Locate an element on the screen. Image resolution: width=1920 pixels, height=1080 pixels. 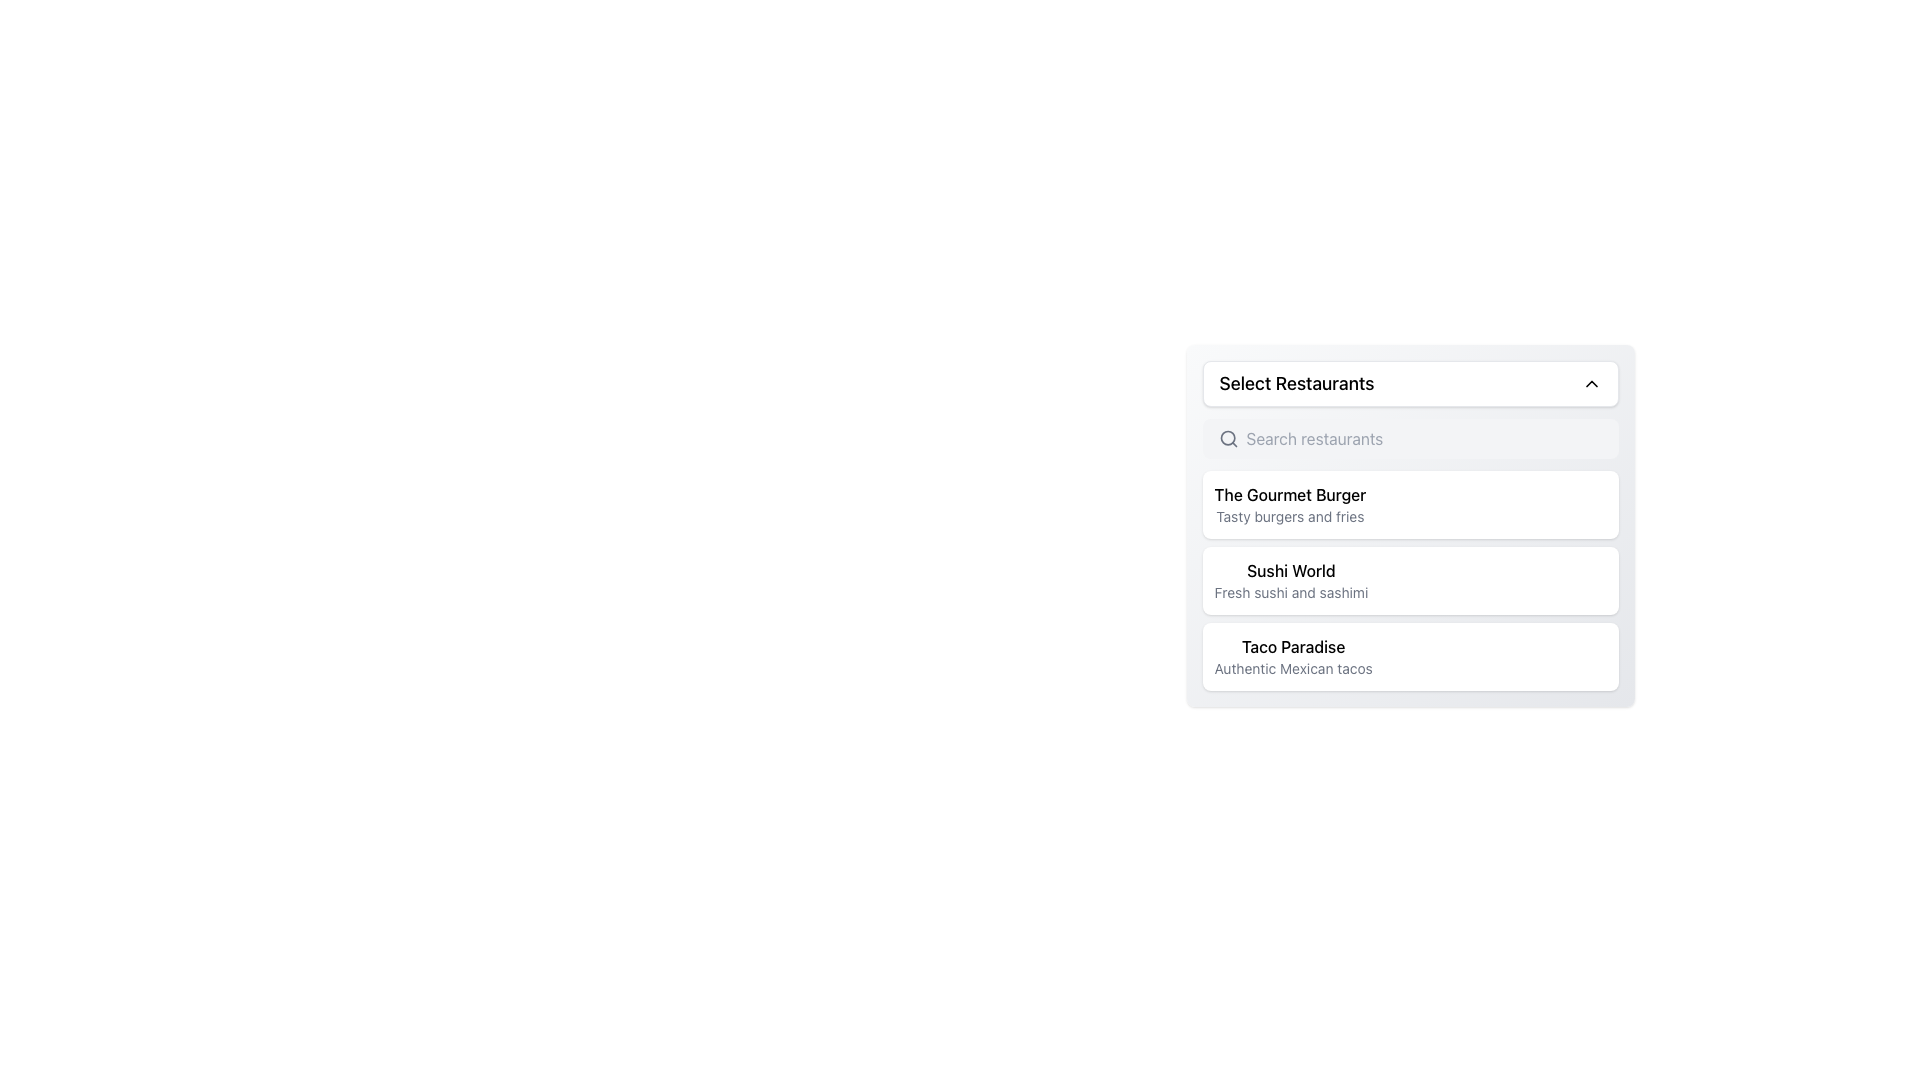
the text element representing 'Taco Paradise' within a selectable card is located at coordinates (1293, 656).